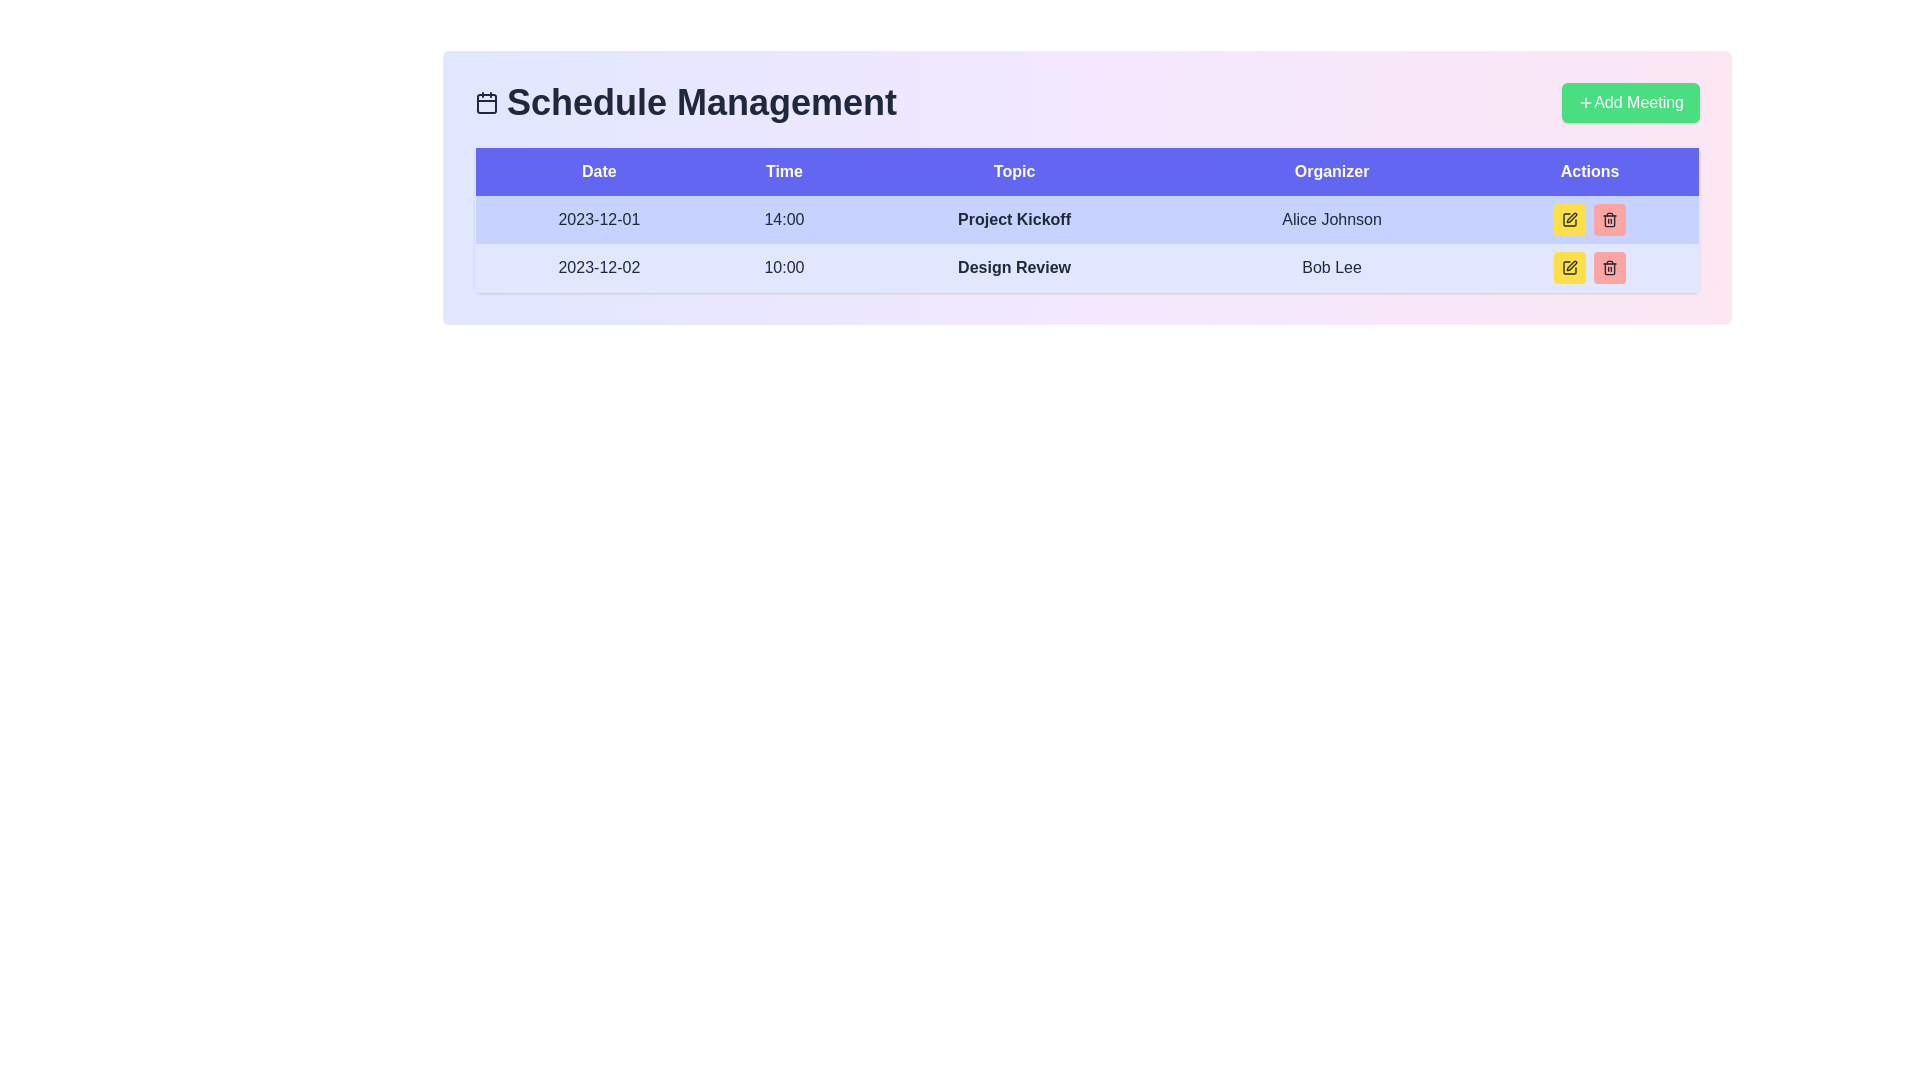  Describe the element at coordinates (1610, 219) in the screenshot. I see `the delete button located` at that location.